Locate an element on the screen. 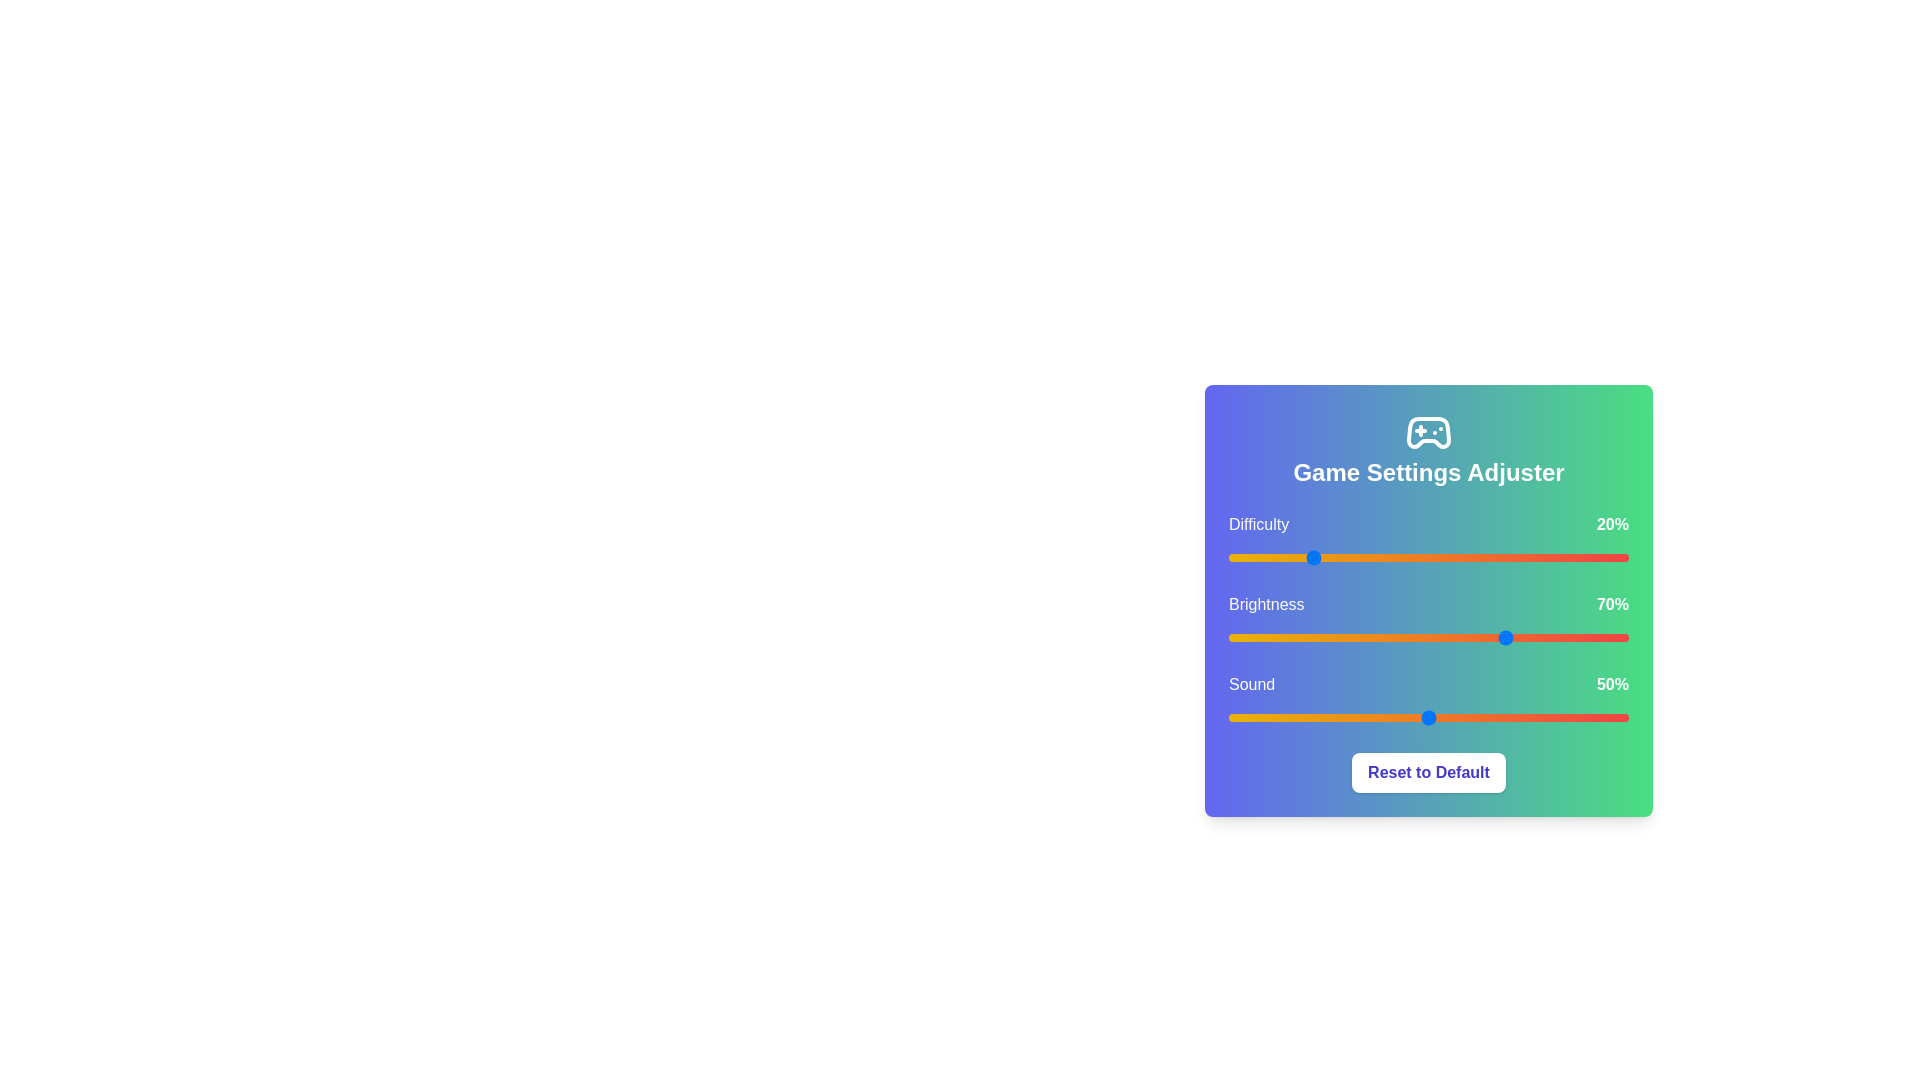 The image size is (1920, 1080). the 'Reset to Default' button to reset all settings to their default values is located at coordinates (1428, 771).